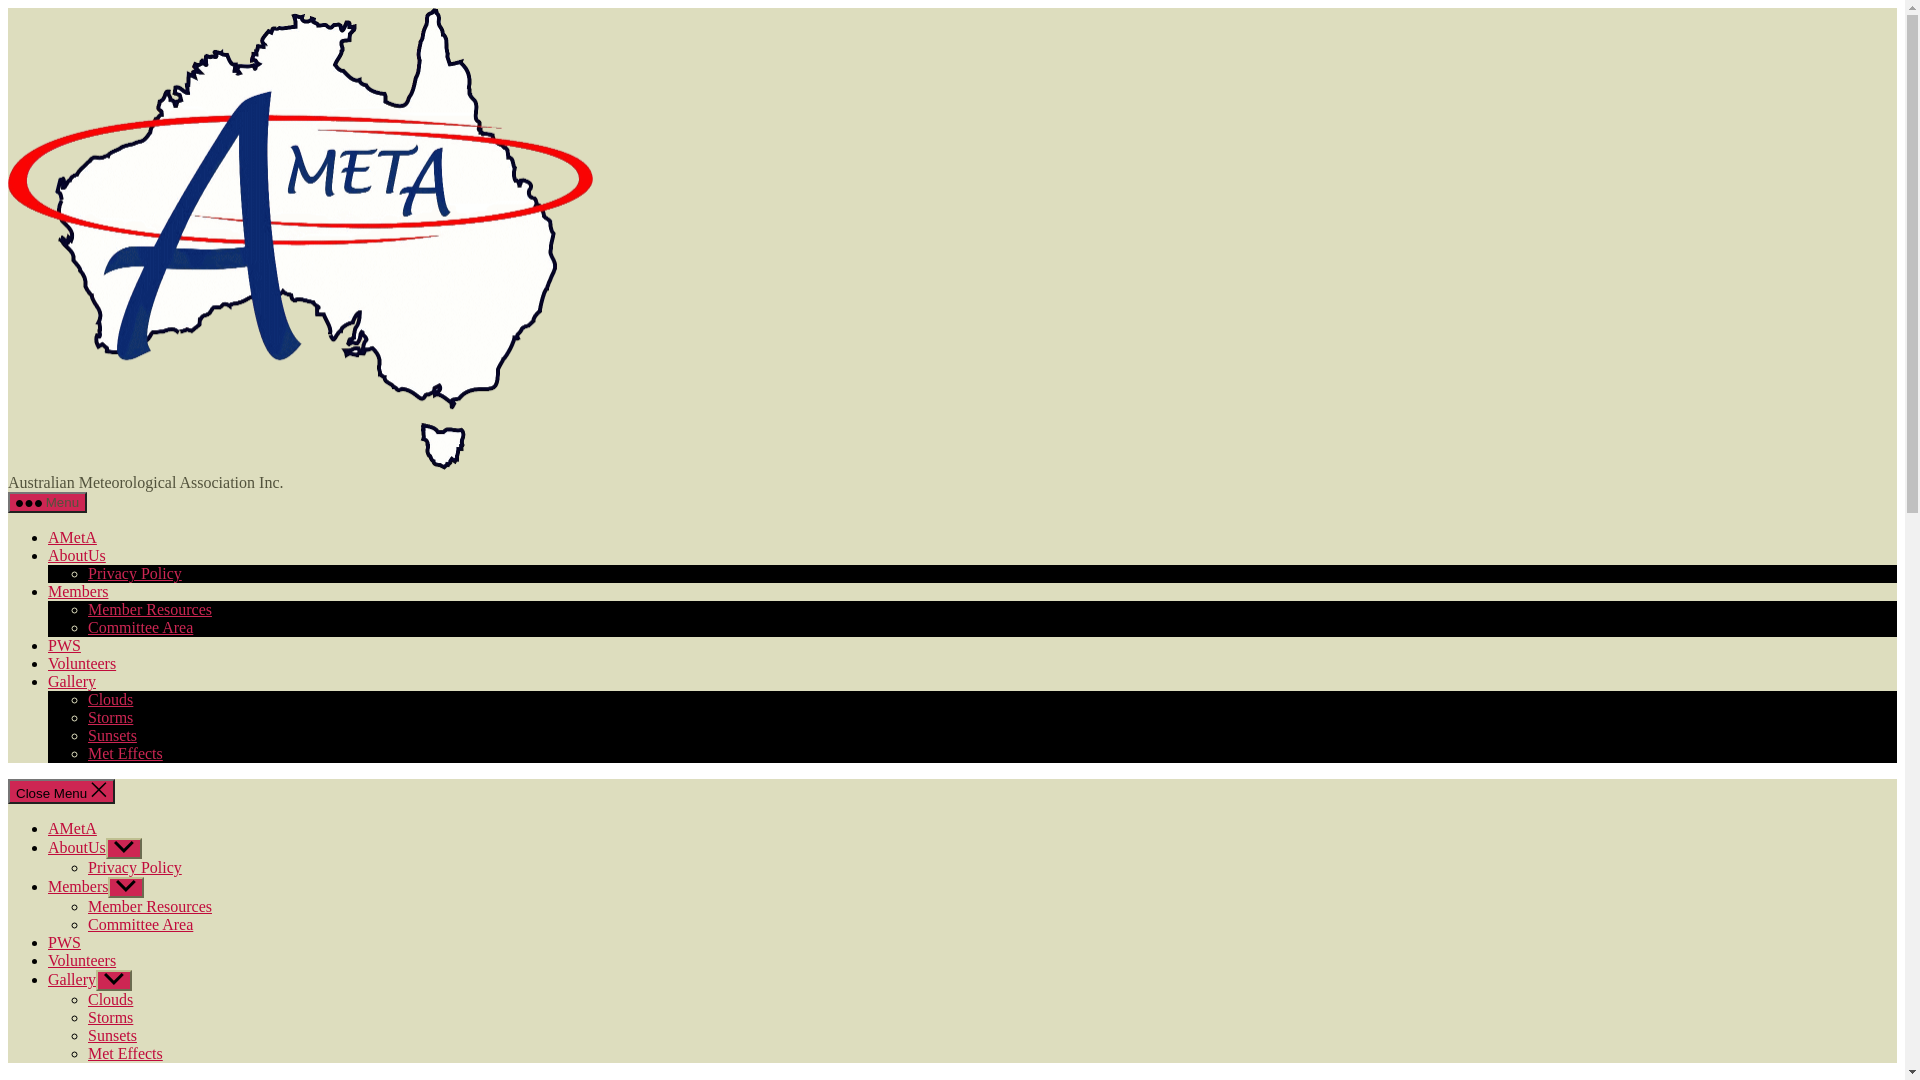  Describe the element at coordinates (133, 866) in the screenshot. I see `'Privacy Policy'` at that location.